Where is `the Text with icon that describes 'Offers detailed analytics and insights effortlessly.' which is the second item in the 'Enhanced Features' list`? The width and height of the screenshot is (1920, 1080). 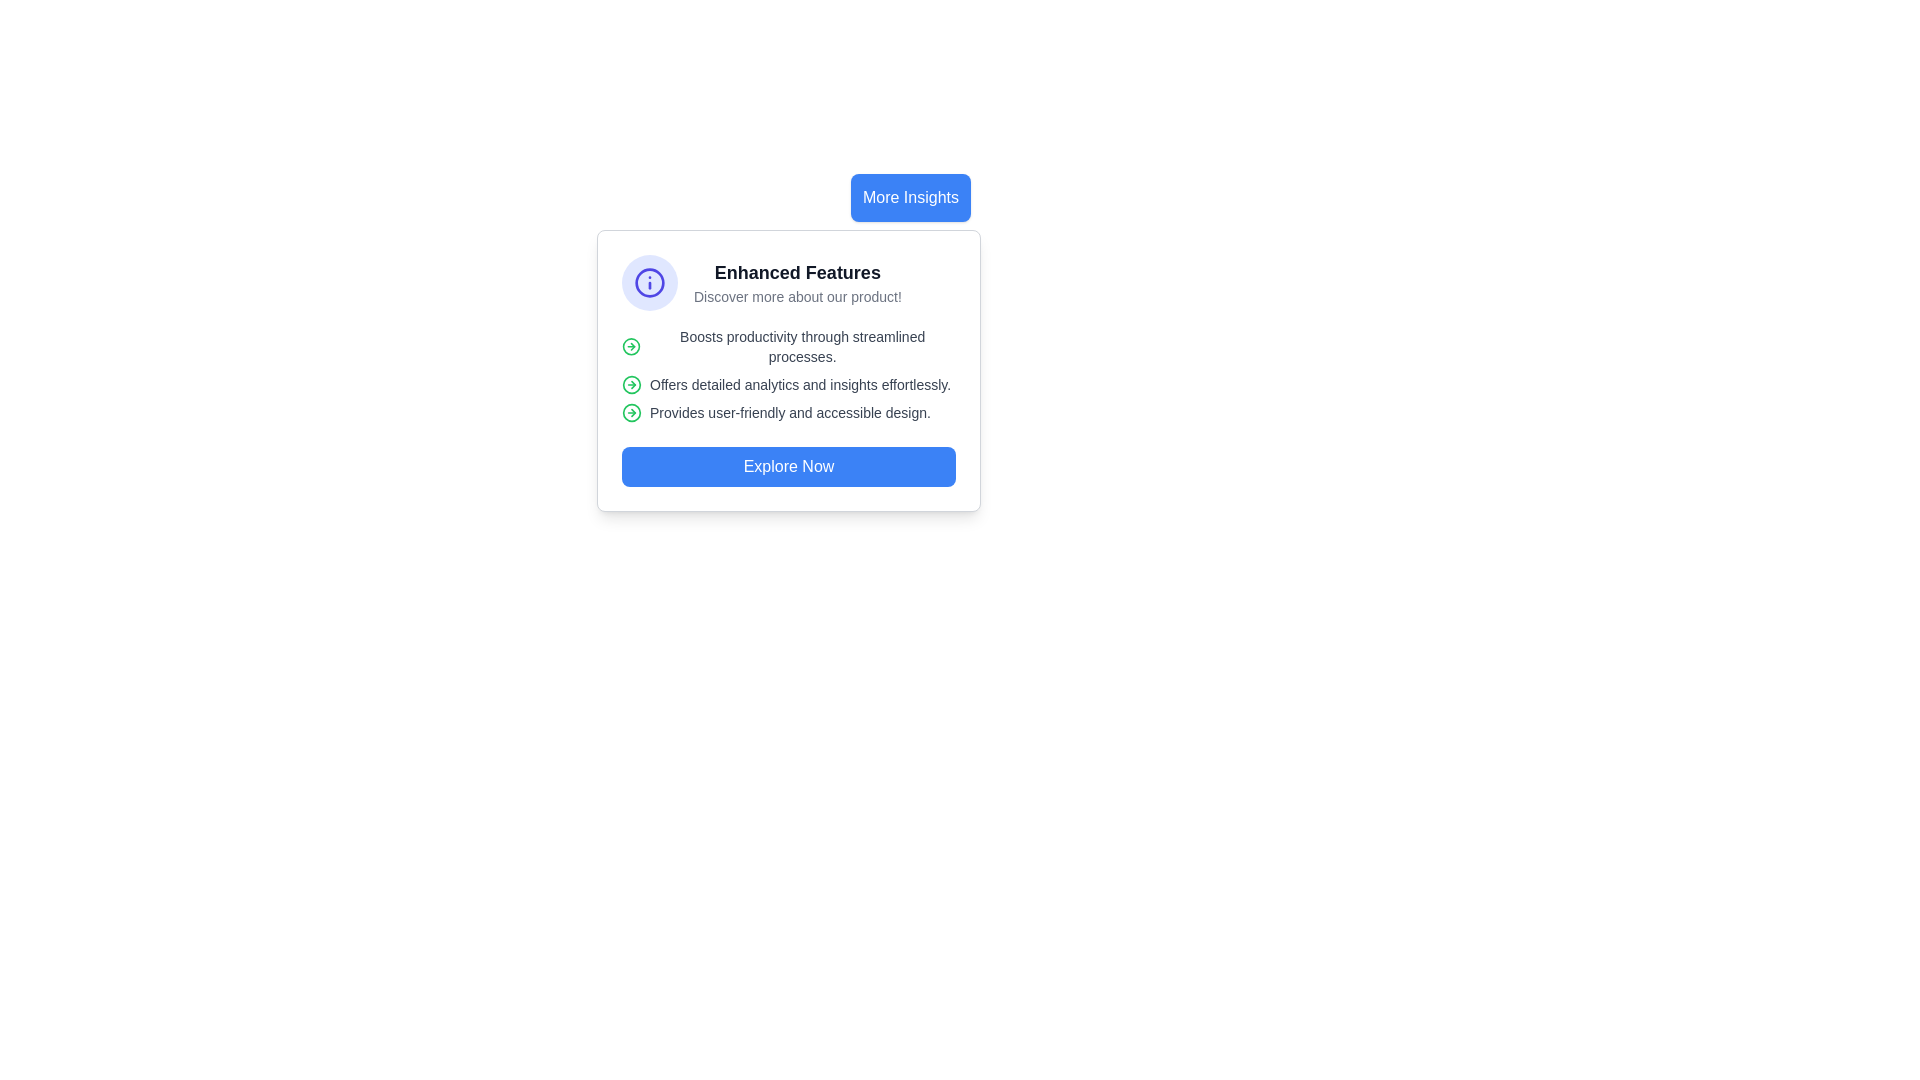 the Text with icon that describes 'Offers detailed analytics and insights effortlessly.' which is the second item in the 'Enhanced Features' list is located at coordinates (787, 385).